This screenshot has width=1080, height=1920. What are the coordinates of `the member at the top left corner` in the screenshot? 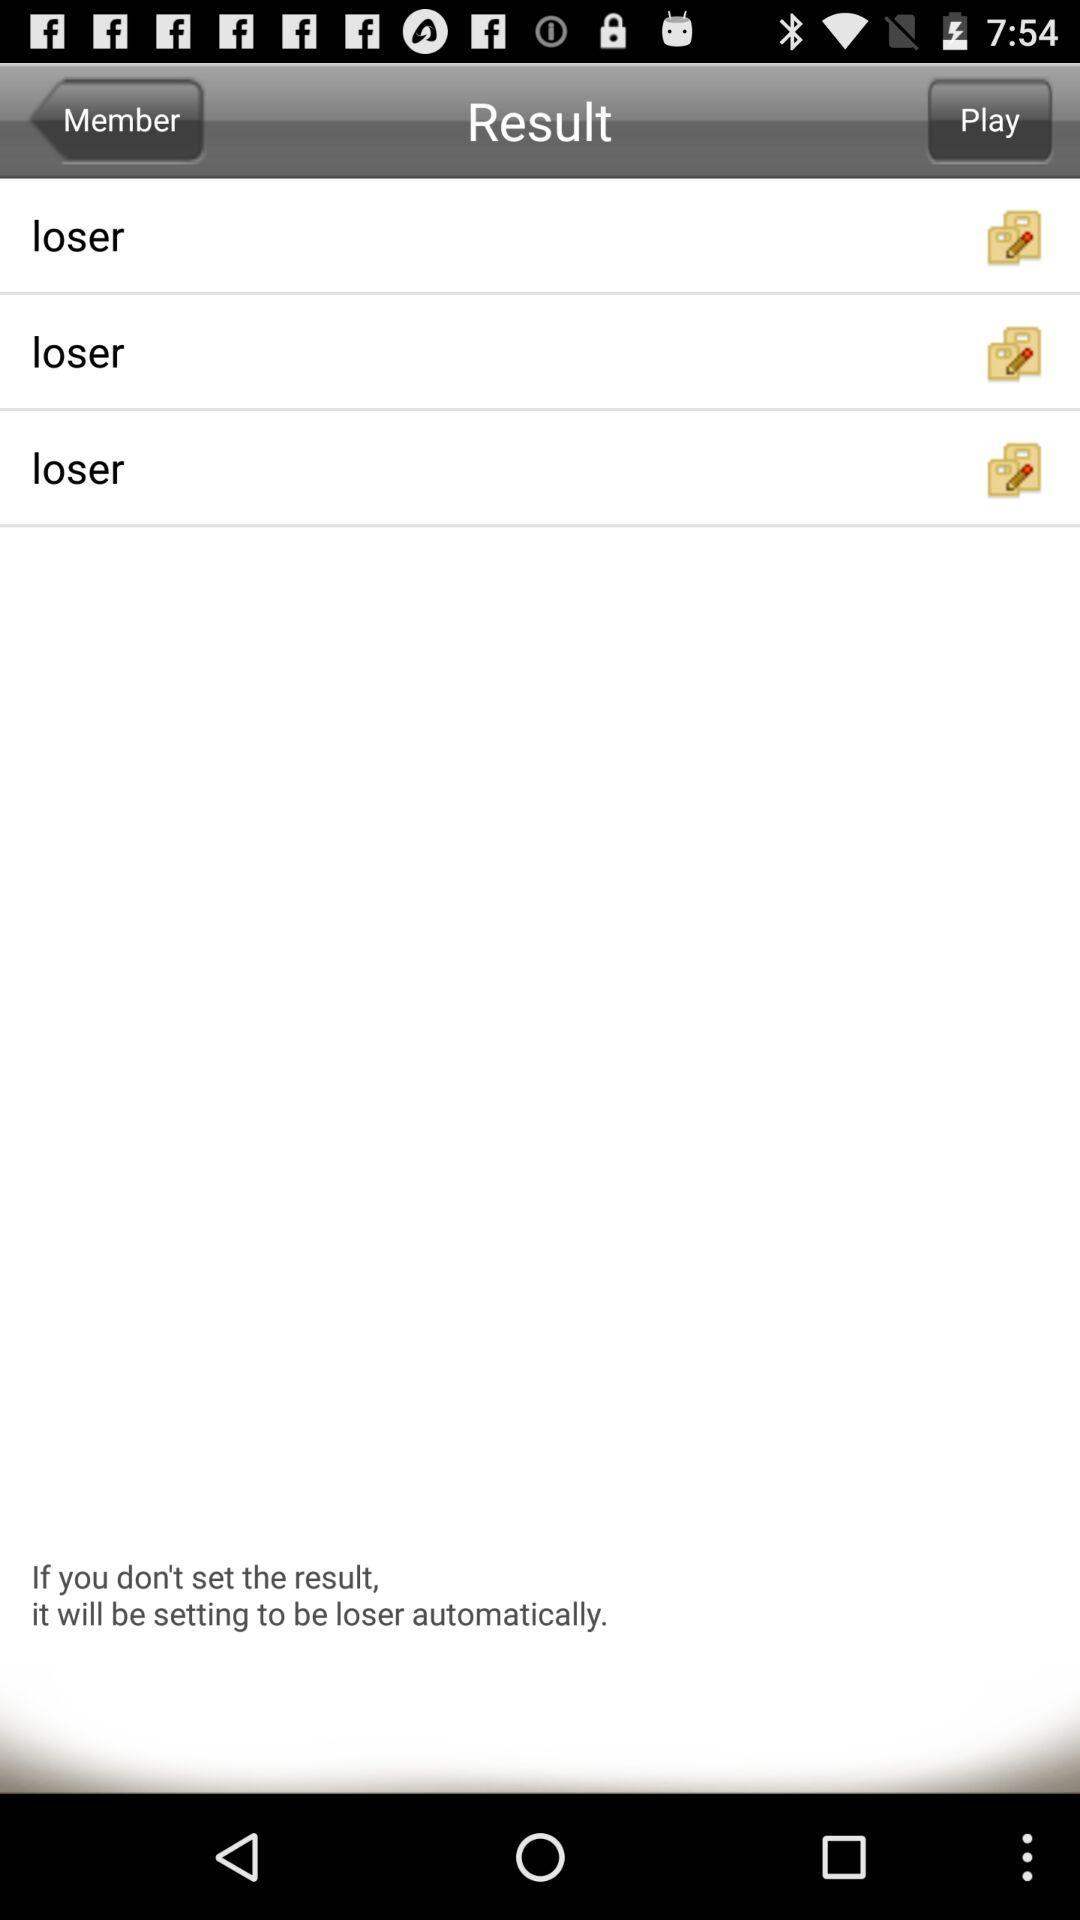 It's located at (116, 119).